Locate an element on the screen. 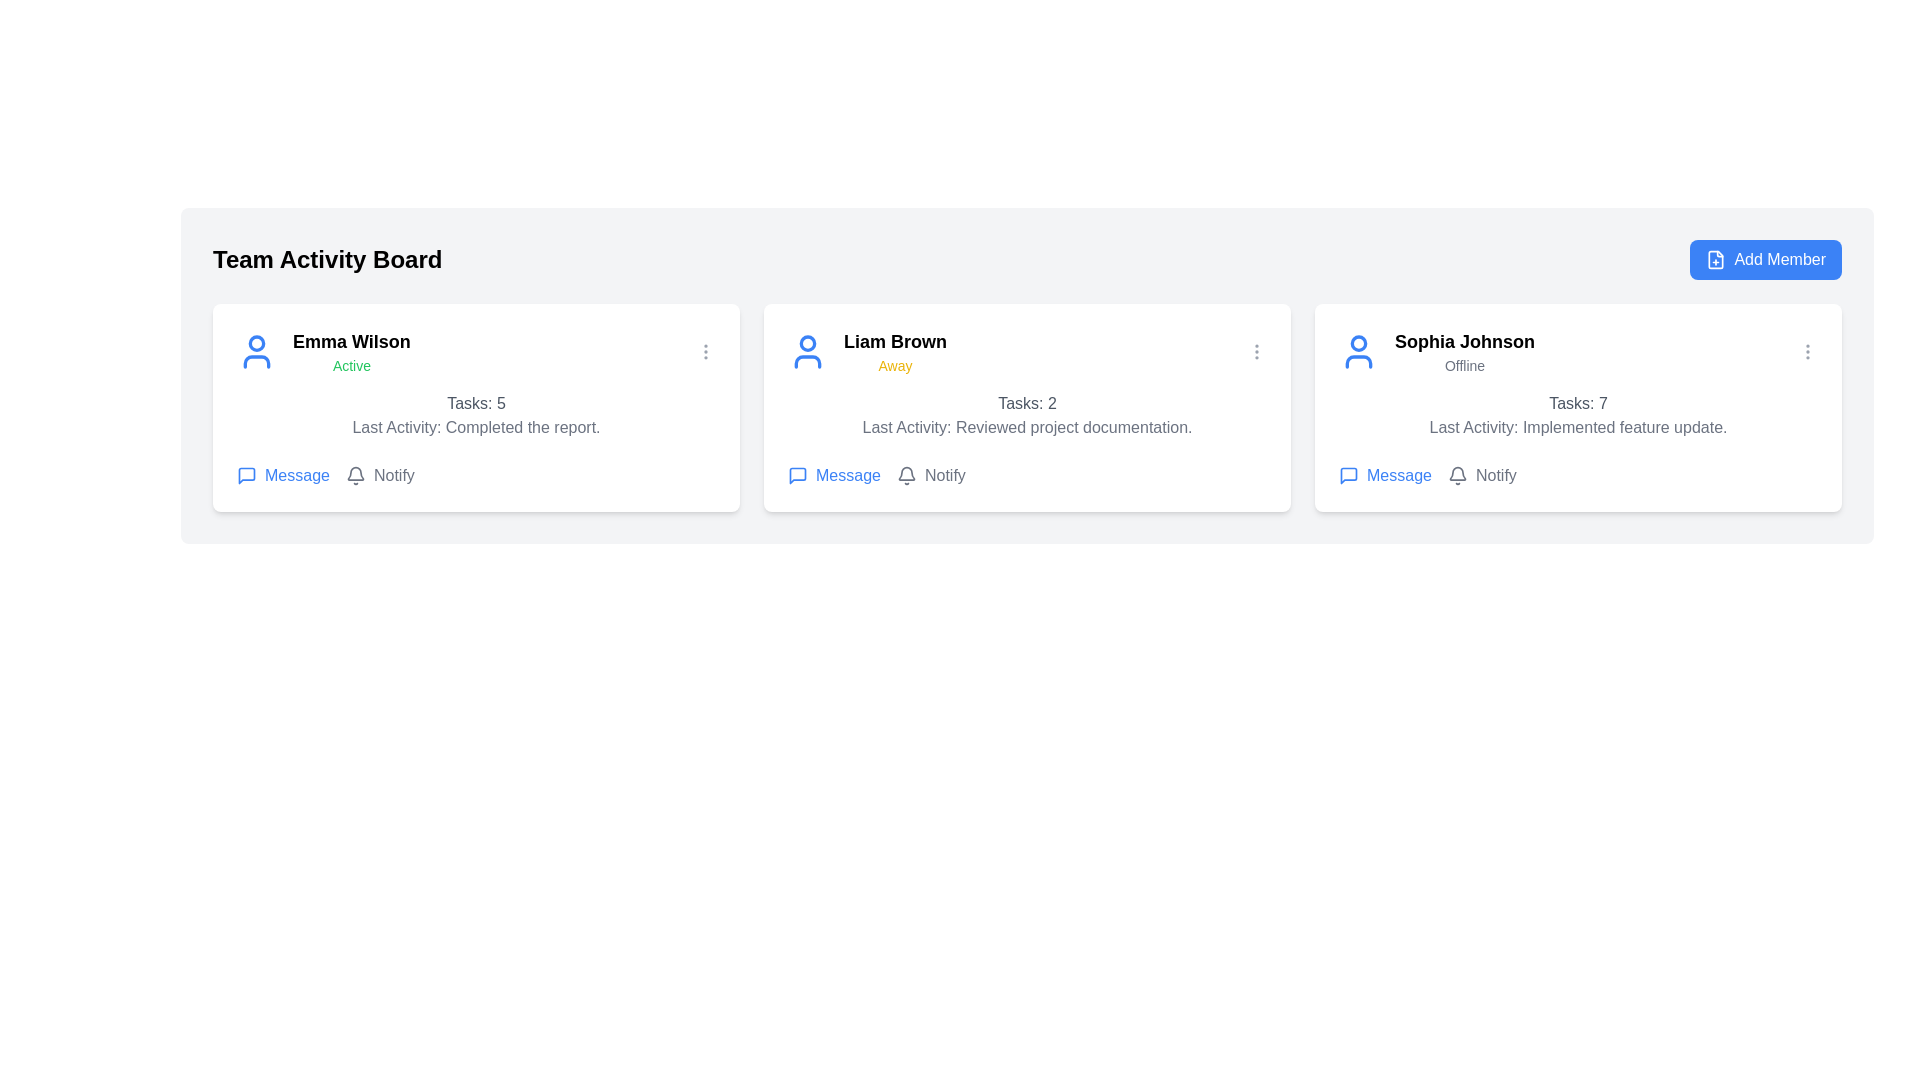  the head of the avatar icon is located at coordinates (256, 342).